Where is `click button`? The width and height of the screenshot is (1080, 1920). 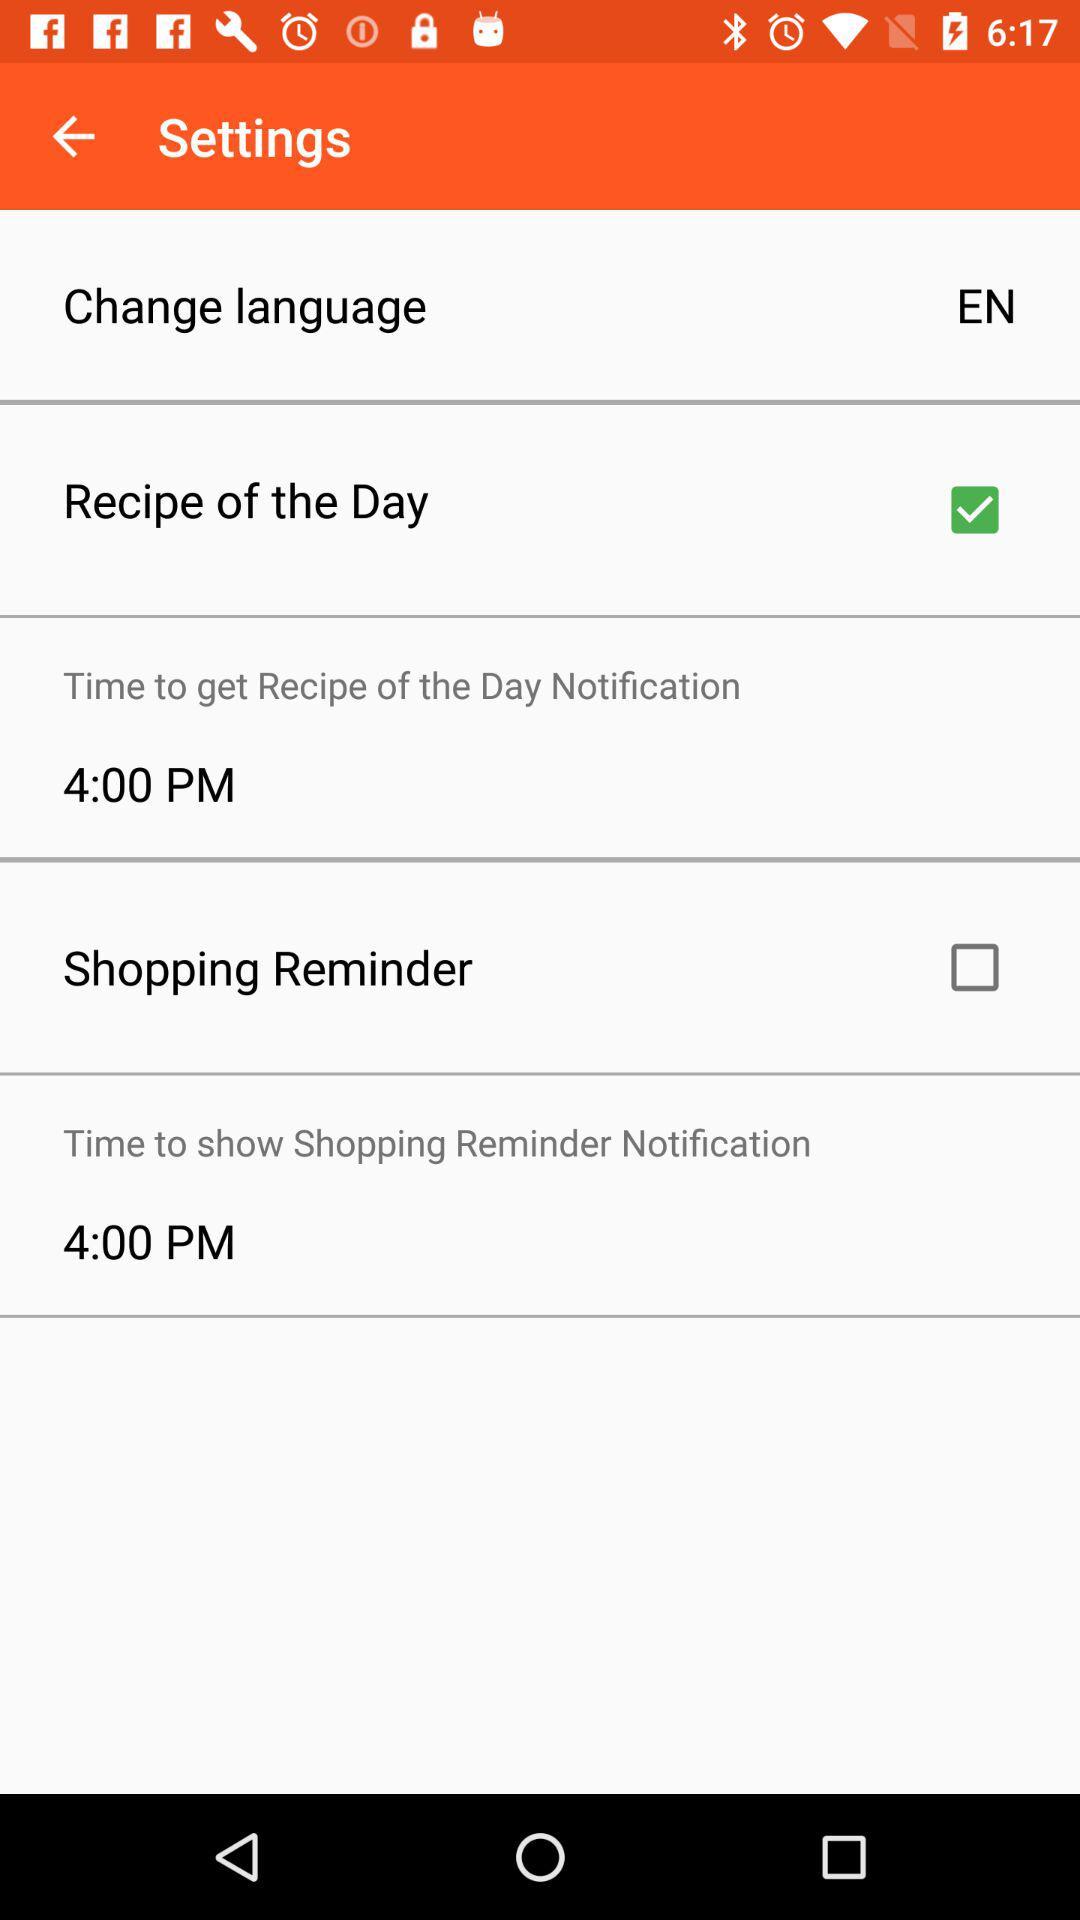
click button is located at coordinates (974, 967).